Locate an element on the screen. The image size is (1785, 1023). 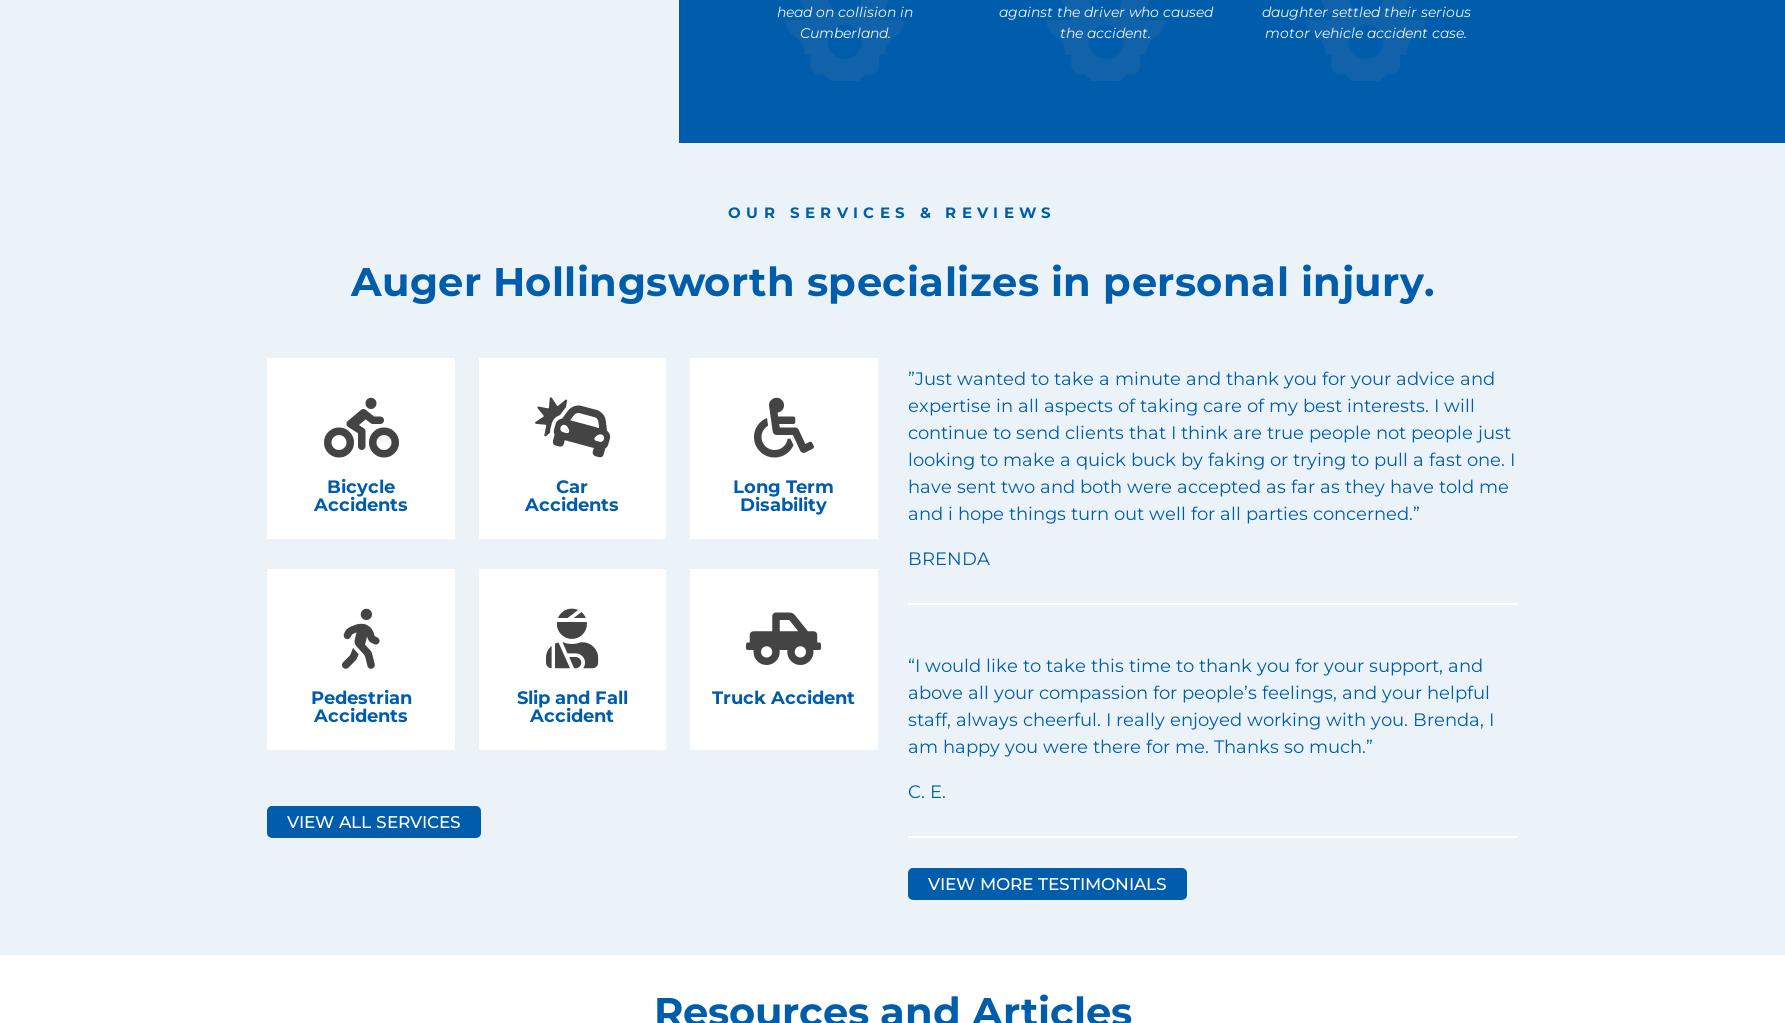
'Truck Accident' is located at coordinates (783, 696).